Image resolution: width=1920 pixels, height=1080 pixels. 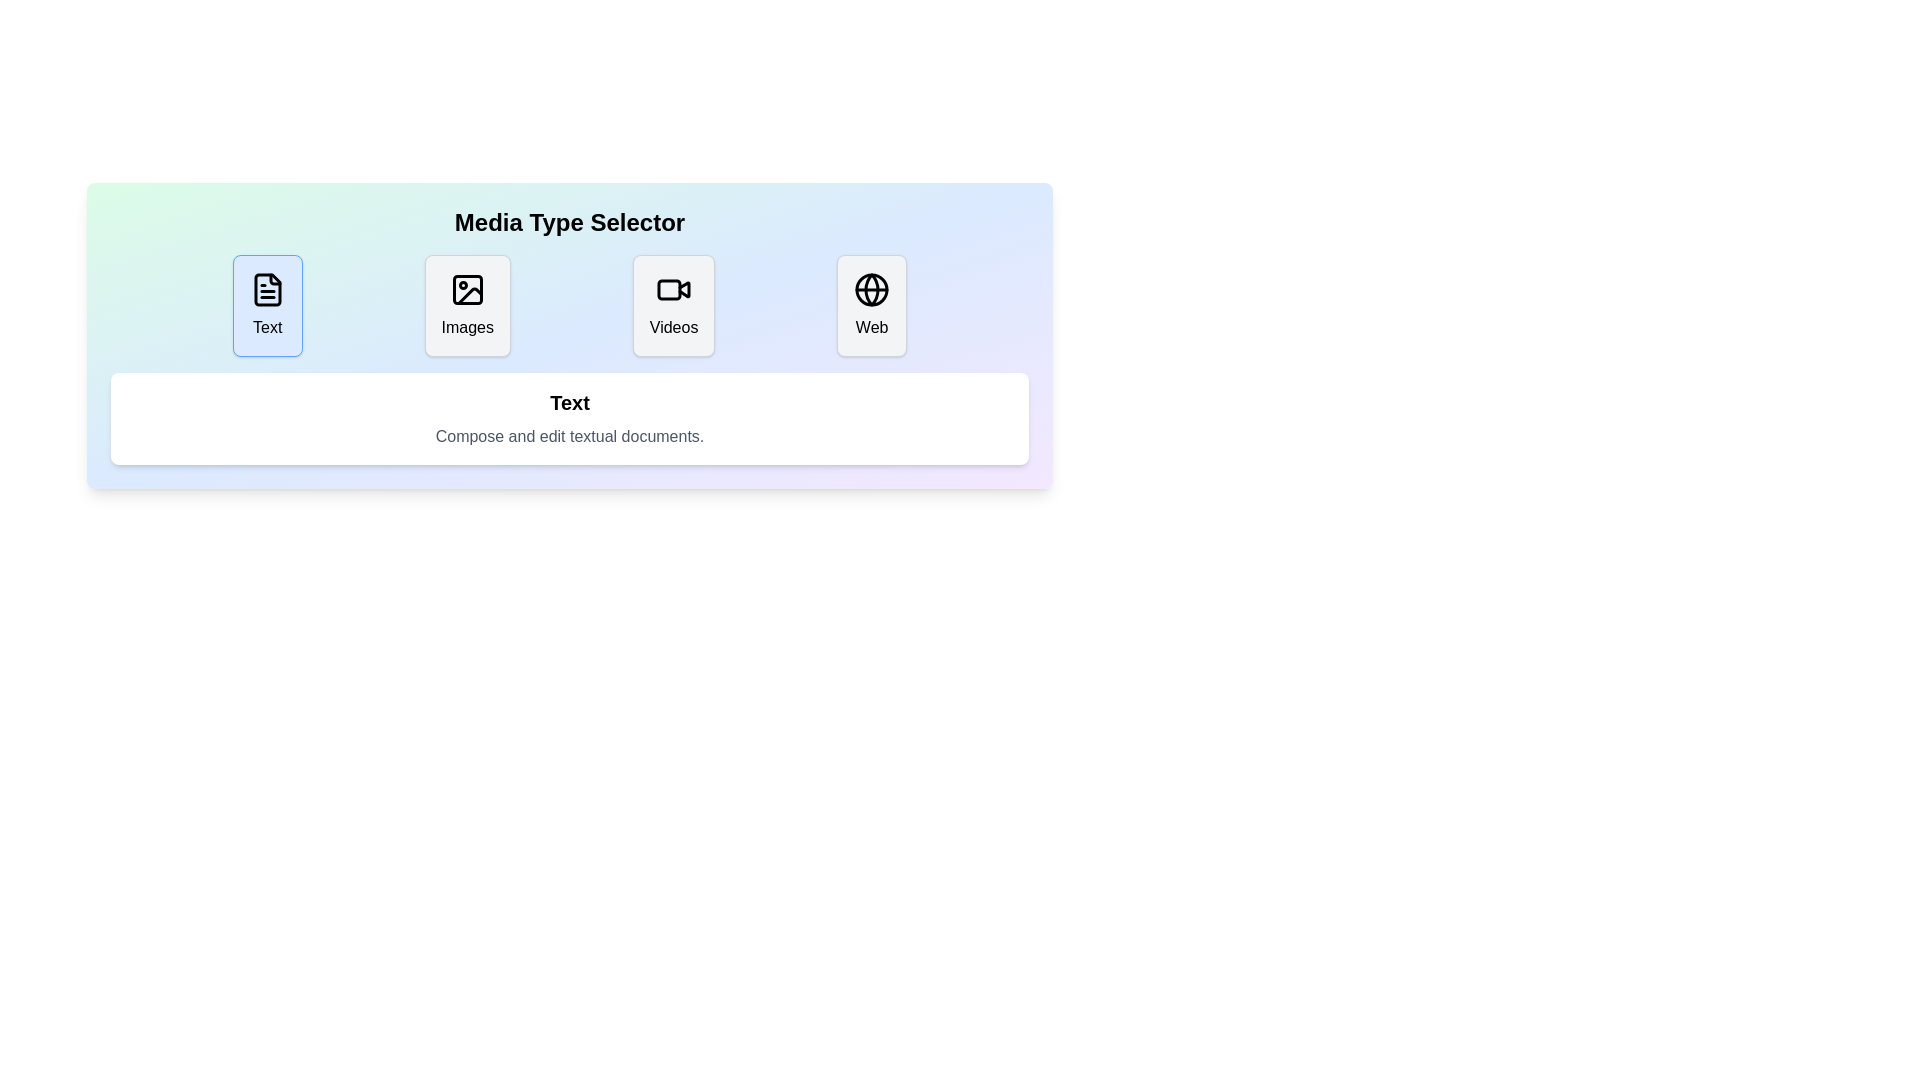 What do you see at coordinates (266, 305) in the screenshot?
I see `the 'Text' media type selection button located in the 'Media Type Selector' group` at bounding box center [266, 305].